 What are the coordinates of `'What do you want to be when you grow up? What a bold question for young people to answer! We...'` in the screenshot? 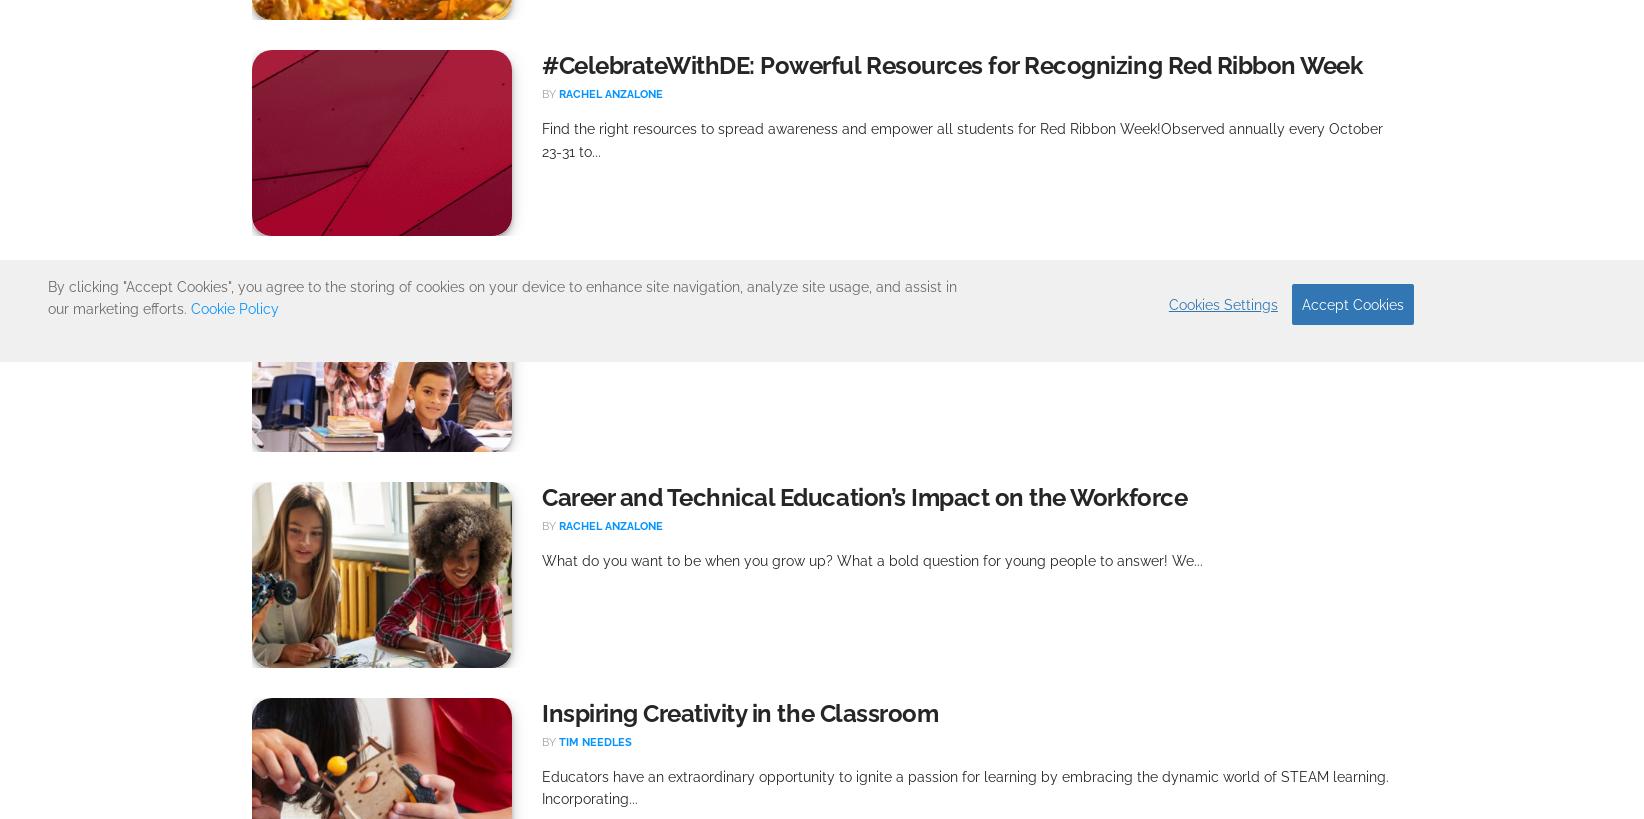 It's located at (872, 561).